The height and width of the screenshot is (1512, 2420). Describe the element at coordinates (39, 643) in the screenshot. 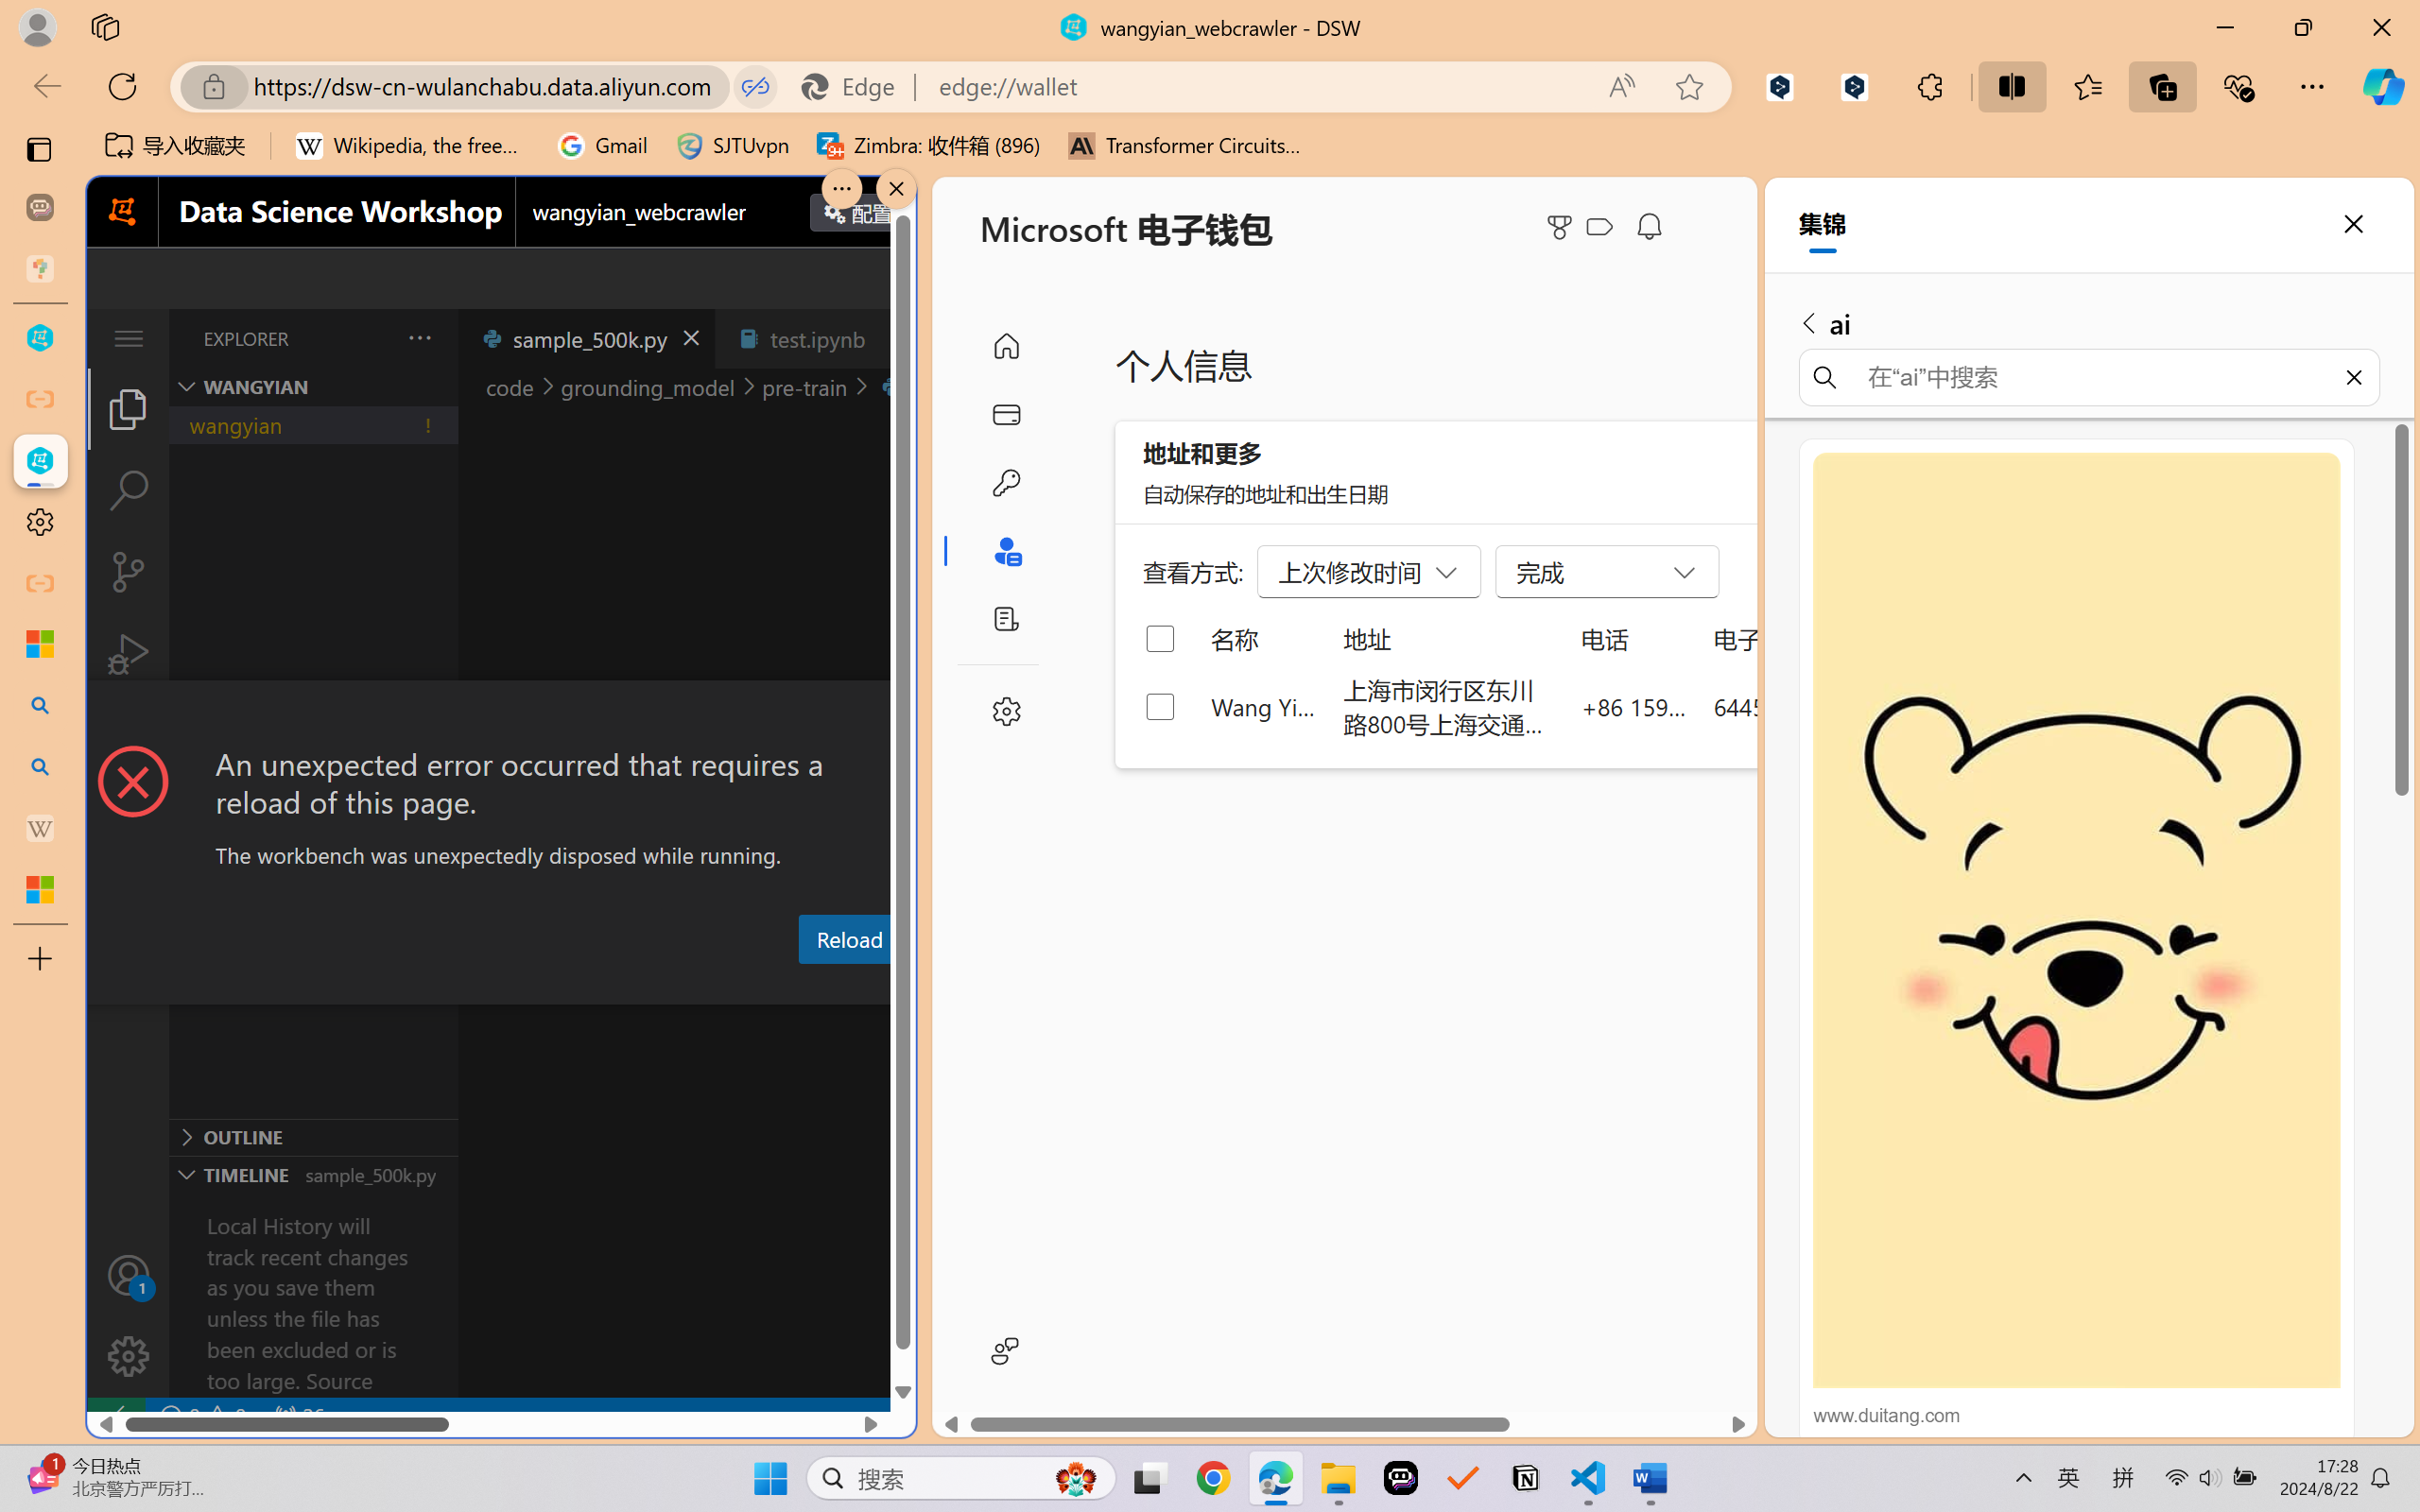

I see `'Microsoft security help and learning'` at that location.